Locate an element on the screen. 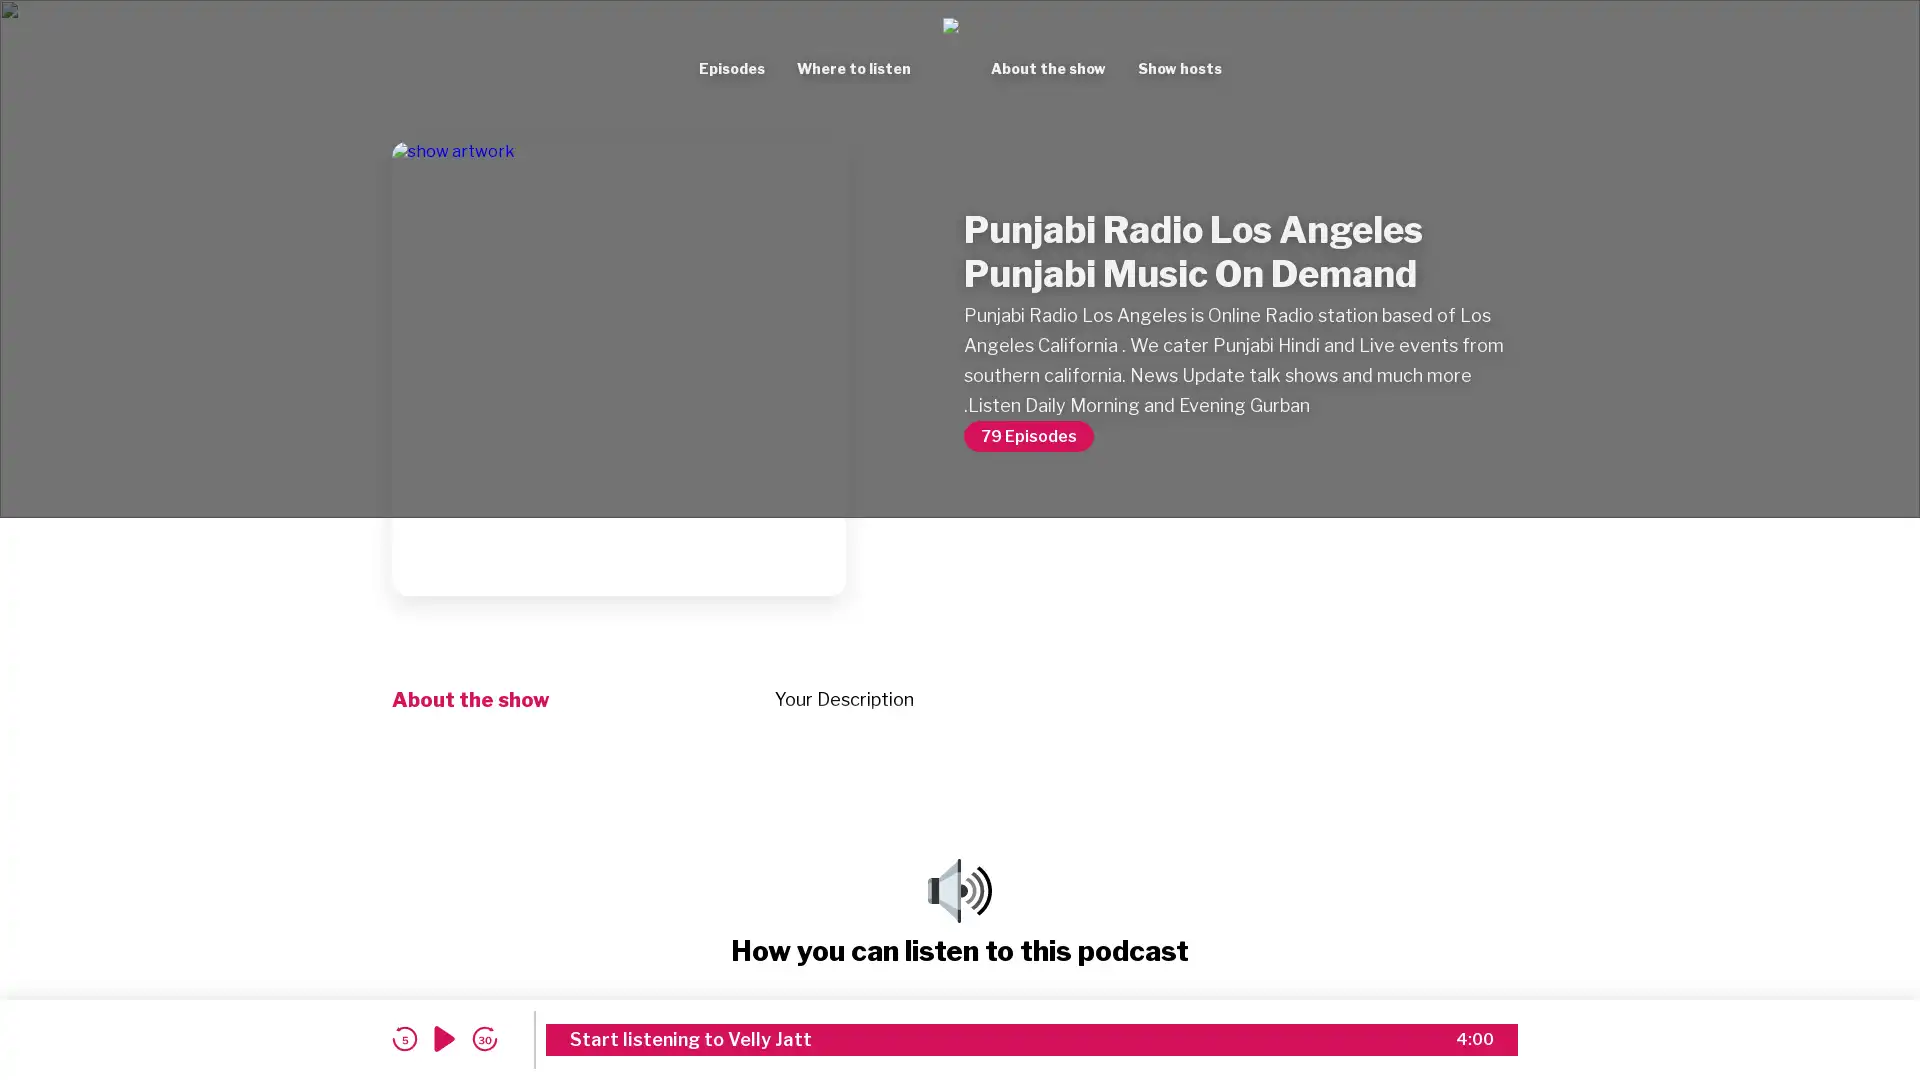 This screenshot has width=1920, height=1080. skip back 5 seconds is located at coordinates (403, 1038).